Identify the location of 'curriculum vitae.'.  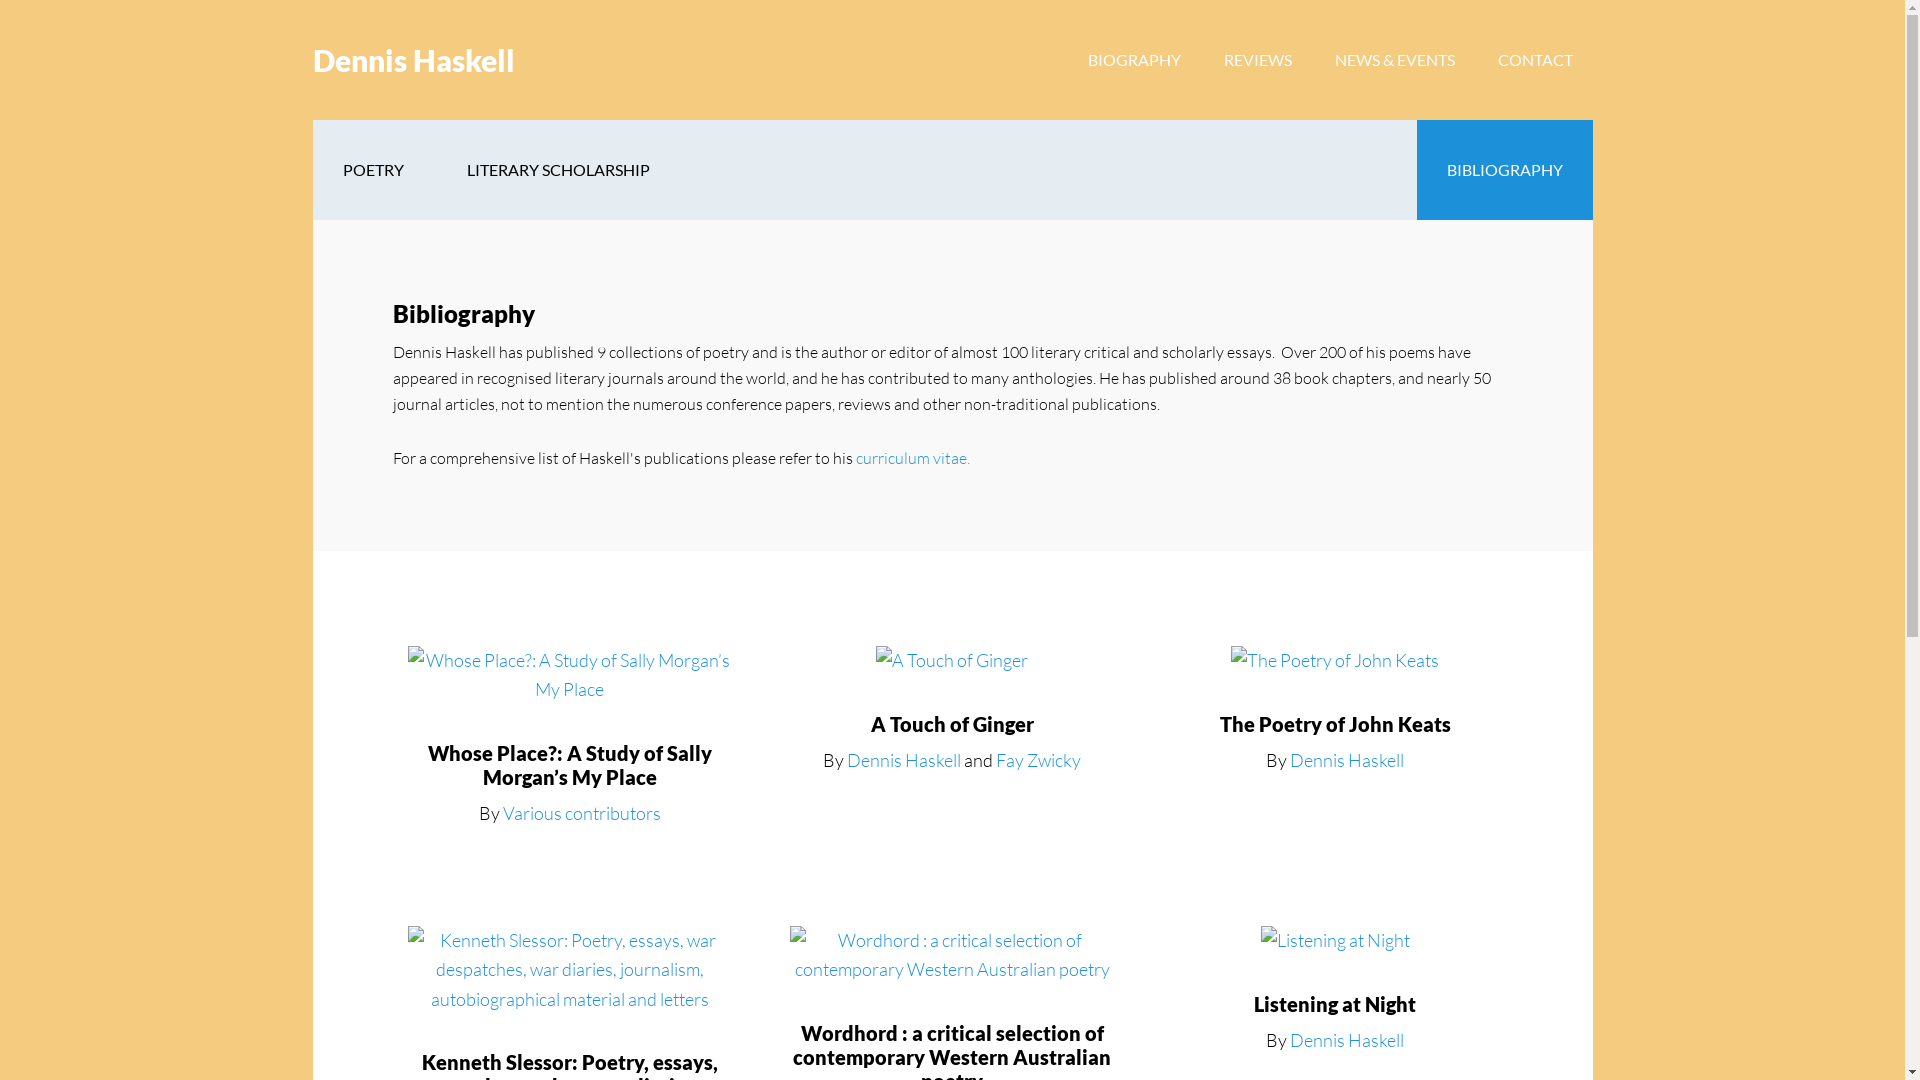
(911, 458).